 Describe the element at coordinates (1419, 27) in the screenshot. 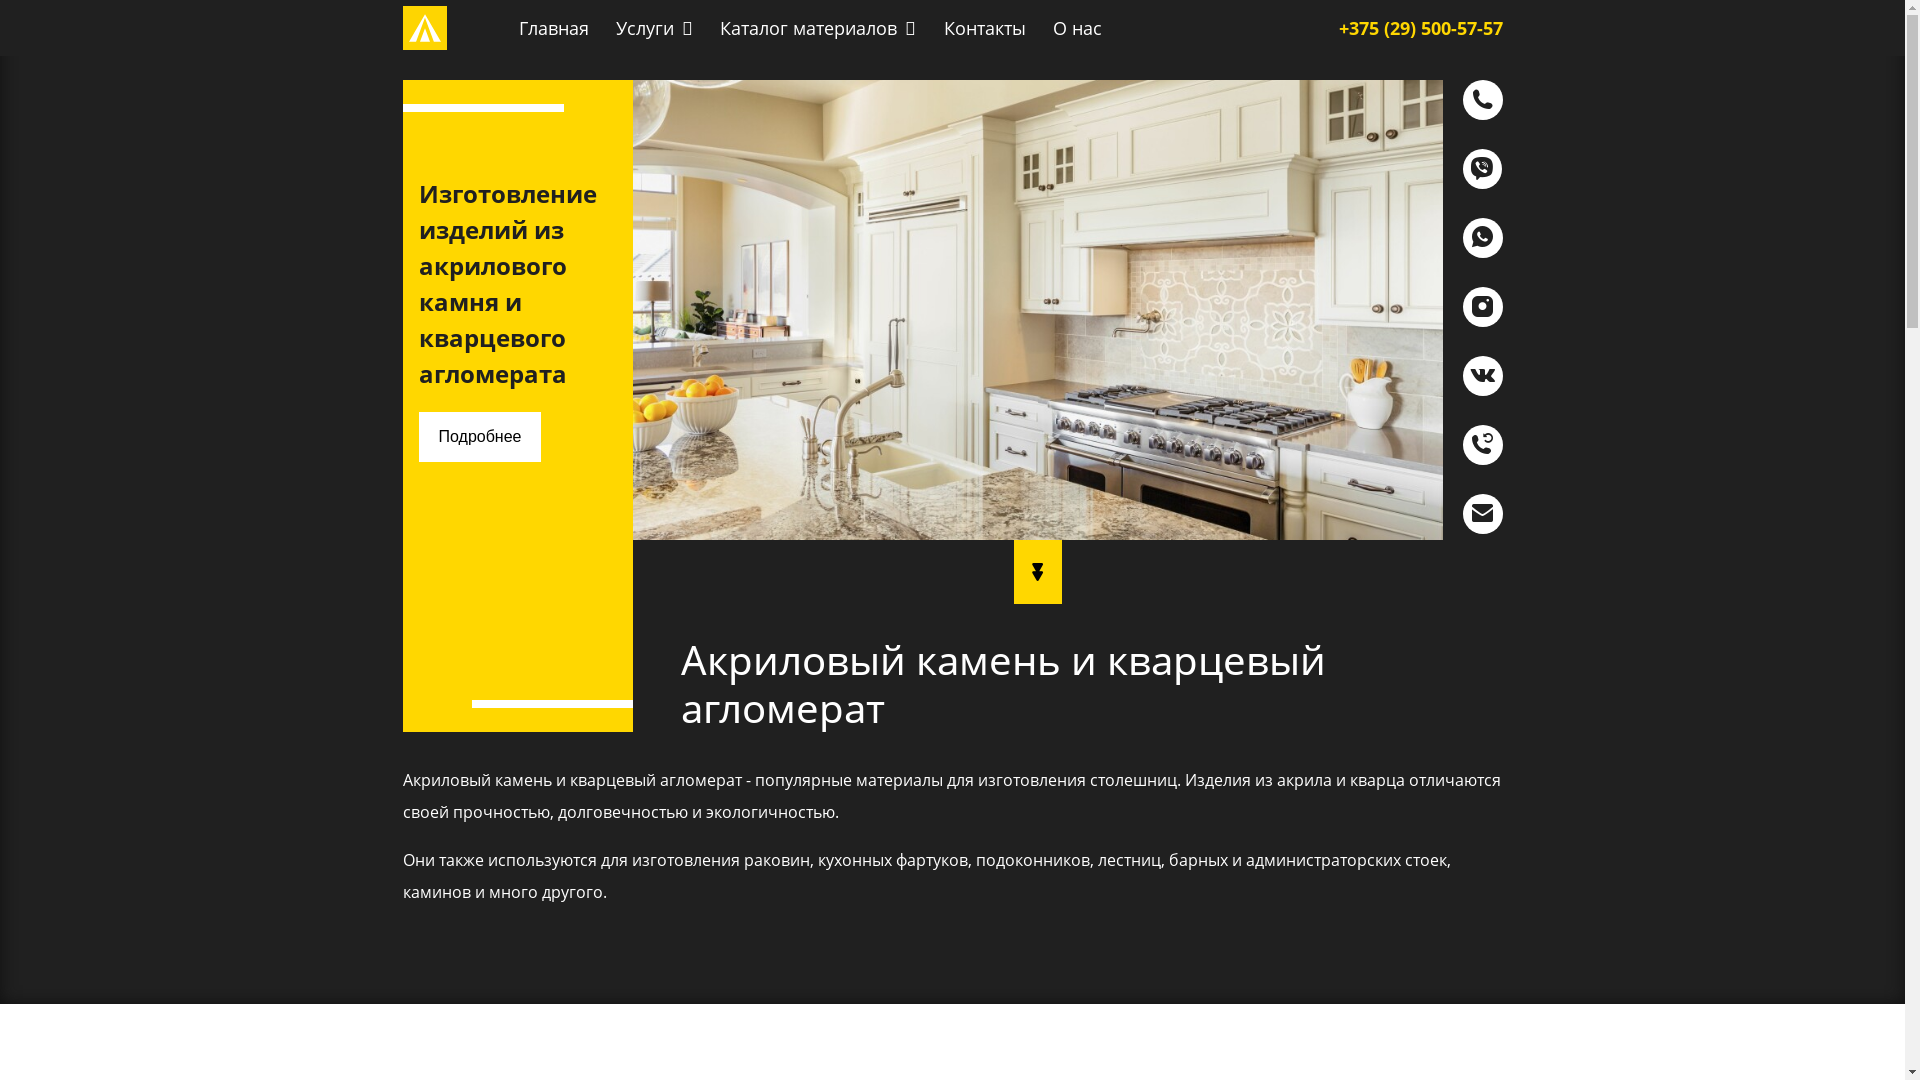

I see `'+375 (29) 500-57-57'` at that location.